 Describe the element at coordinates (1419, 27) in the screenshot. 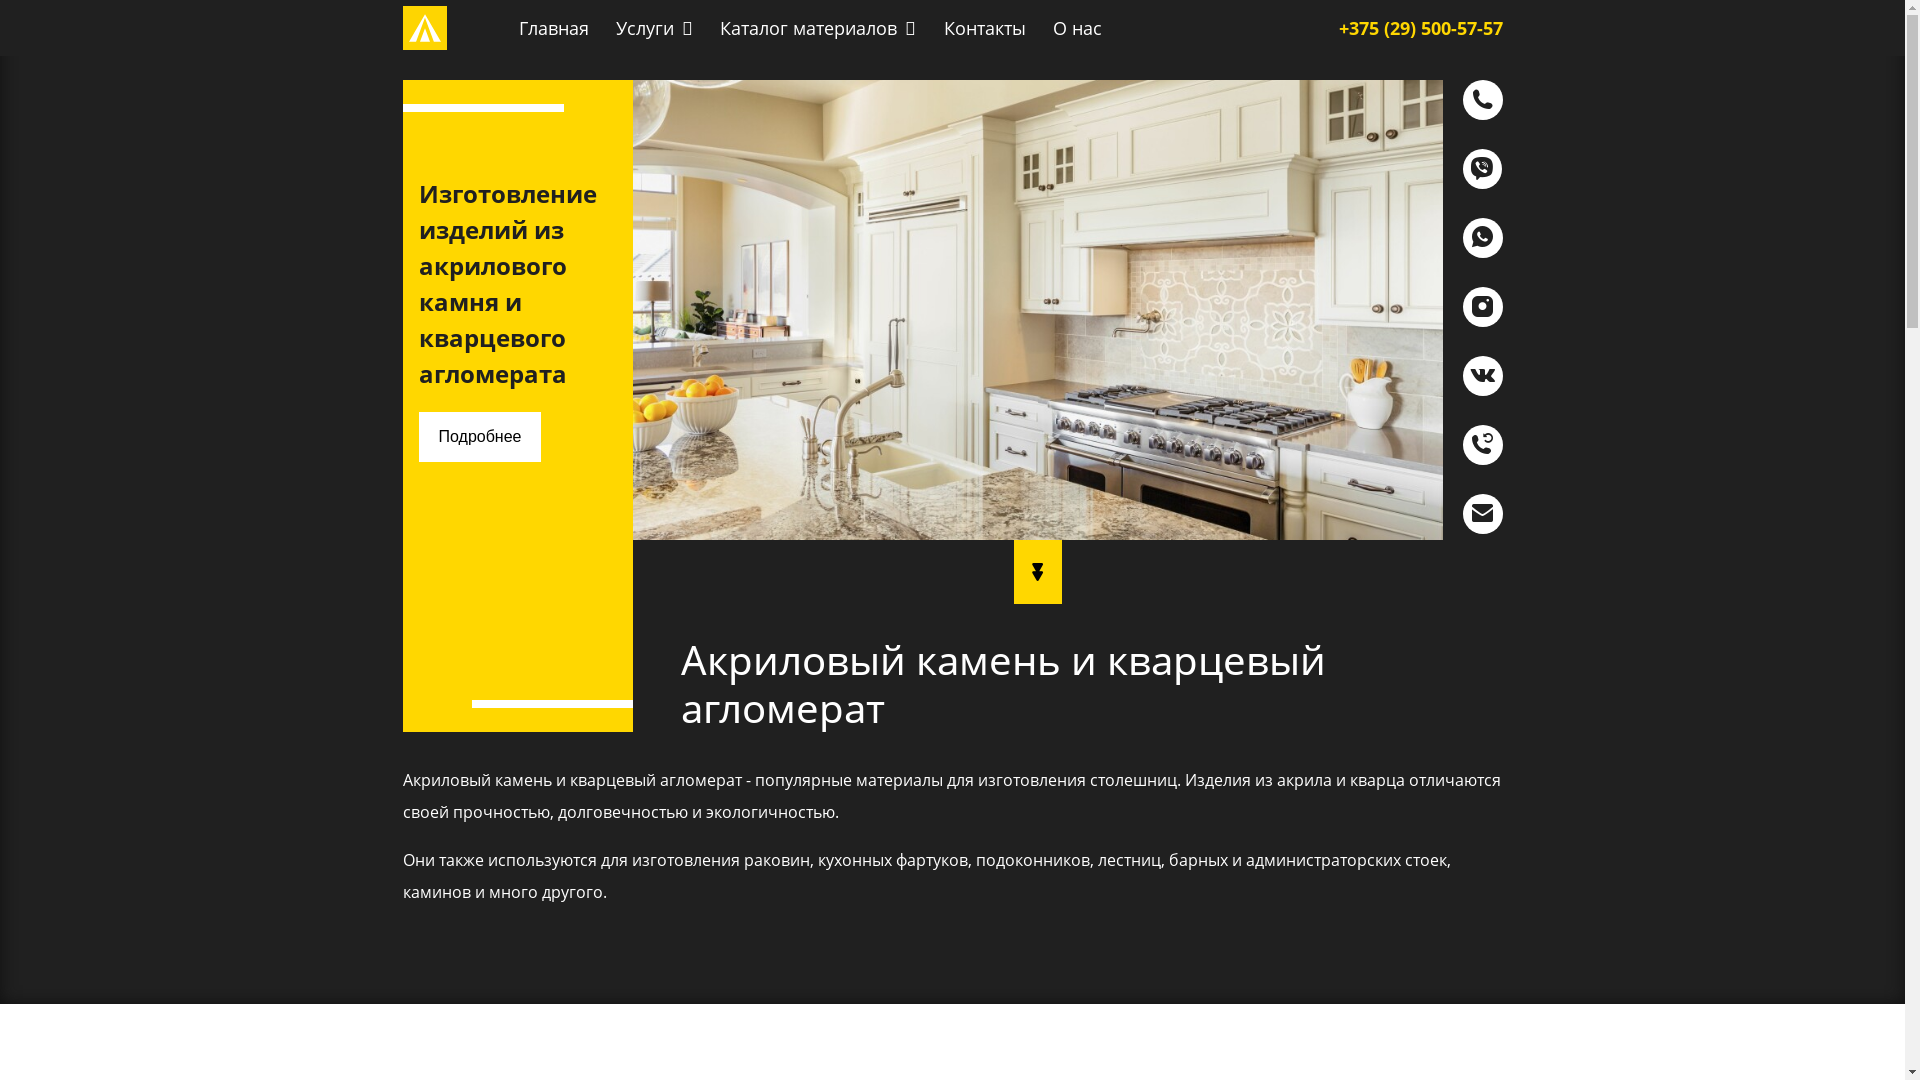

I see `'+375 (29) 500-57-57'` at that location.